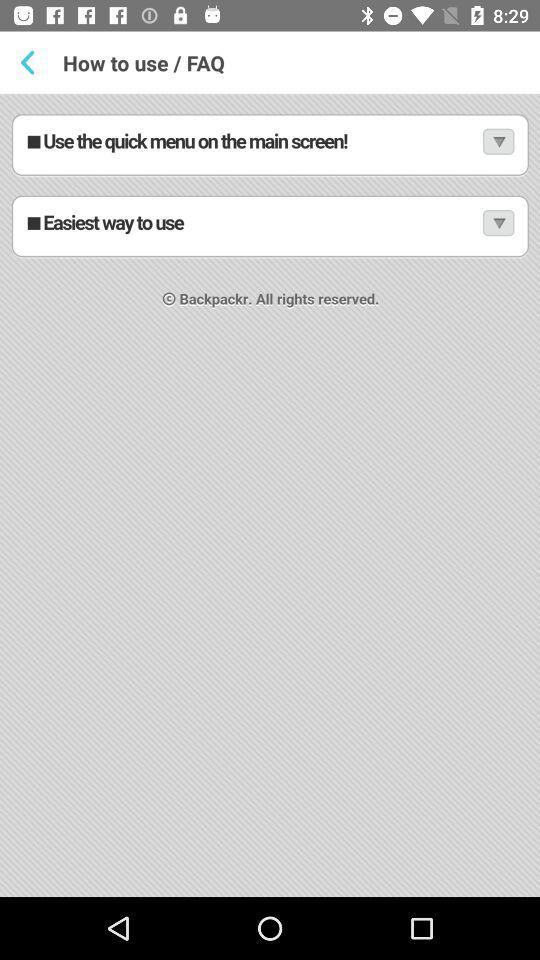  What do you see at coordinates (30, 62) in the screenshot?
I see `previews button` at bounding box center [30, 62].